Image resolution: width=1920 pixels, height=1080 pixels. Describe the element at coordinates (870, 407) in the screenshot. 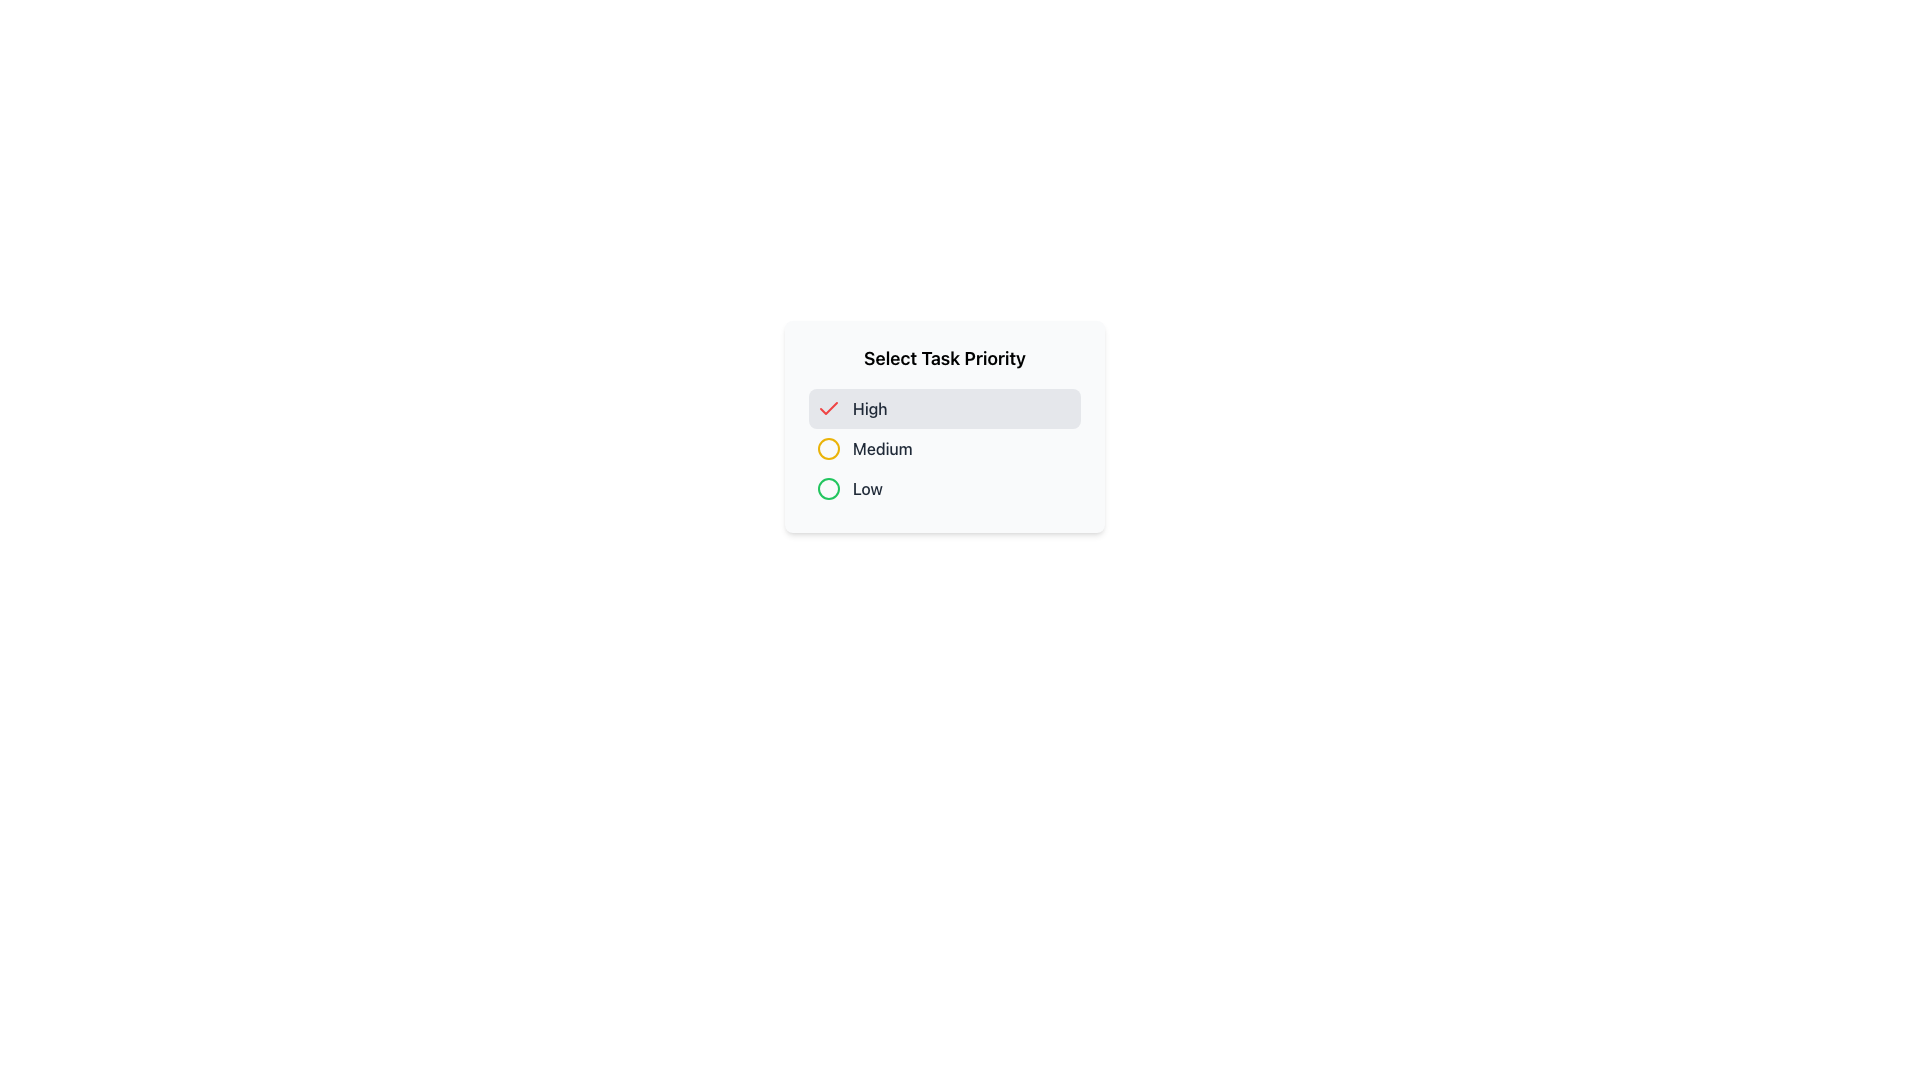

I see `the 'High' text label element, which is styled with gray text and a light gray background, indicating a high task priority level` at that location.